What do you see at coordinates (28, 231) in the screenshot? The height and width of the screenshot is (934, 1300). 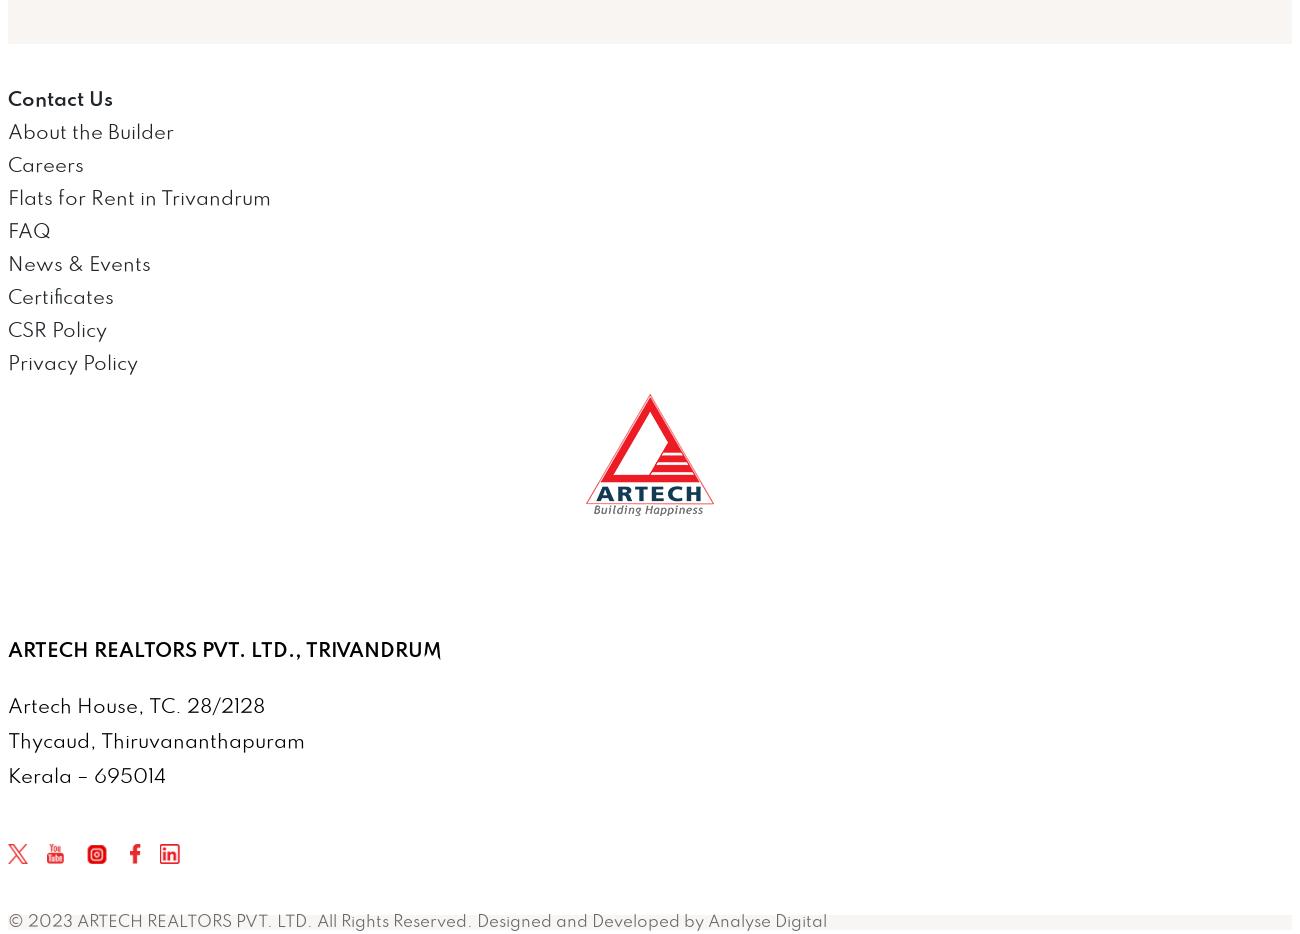 I see `'FAQ'` at bounding box center [28, 231].